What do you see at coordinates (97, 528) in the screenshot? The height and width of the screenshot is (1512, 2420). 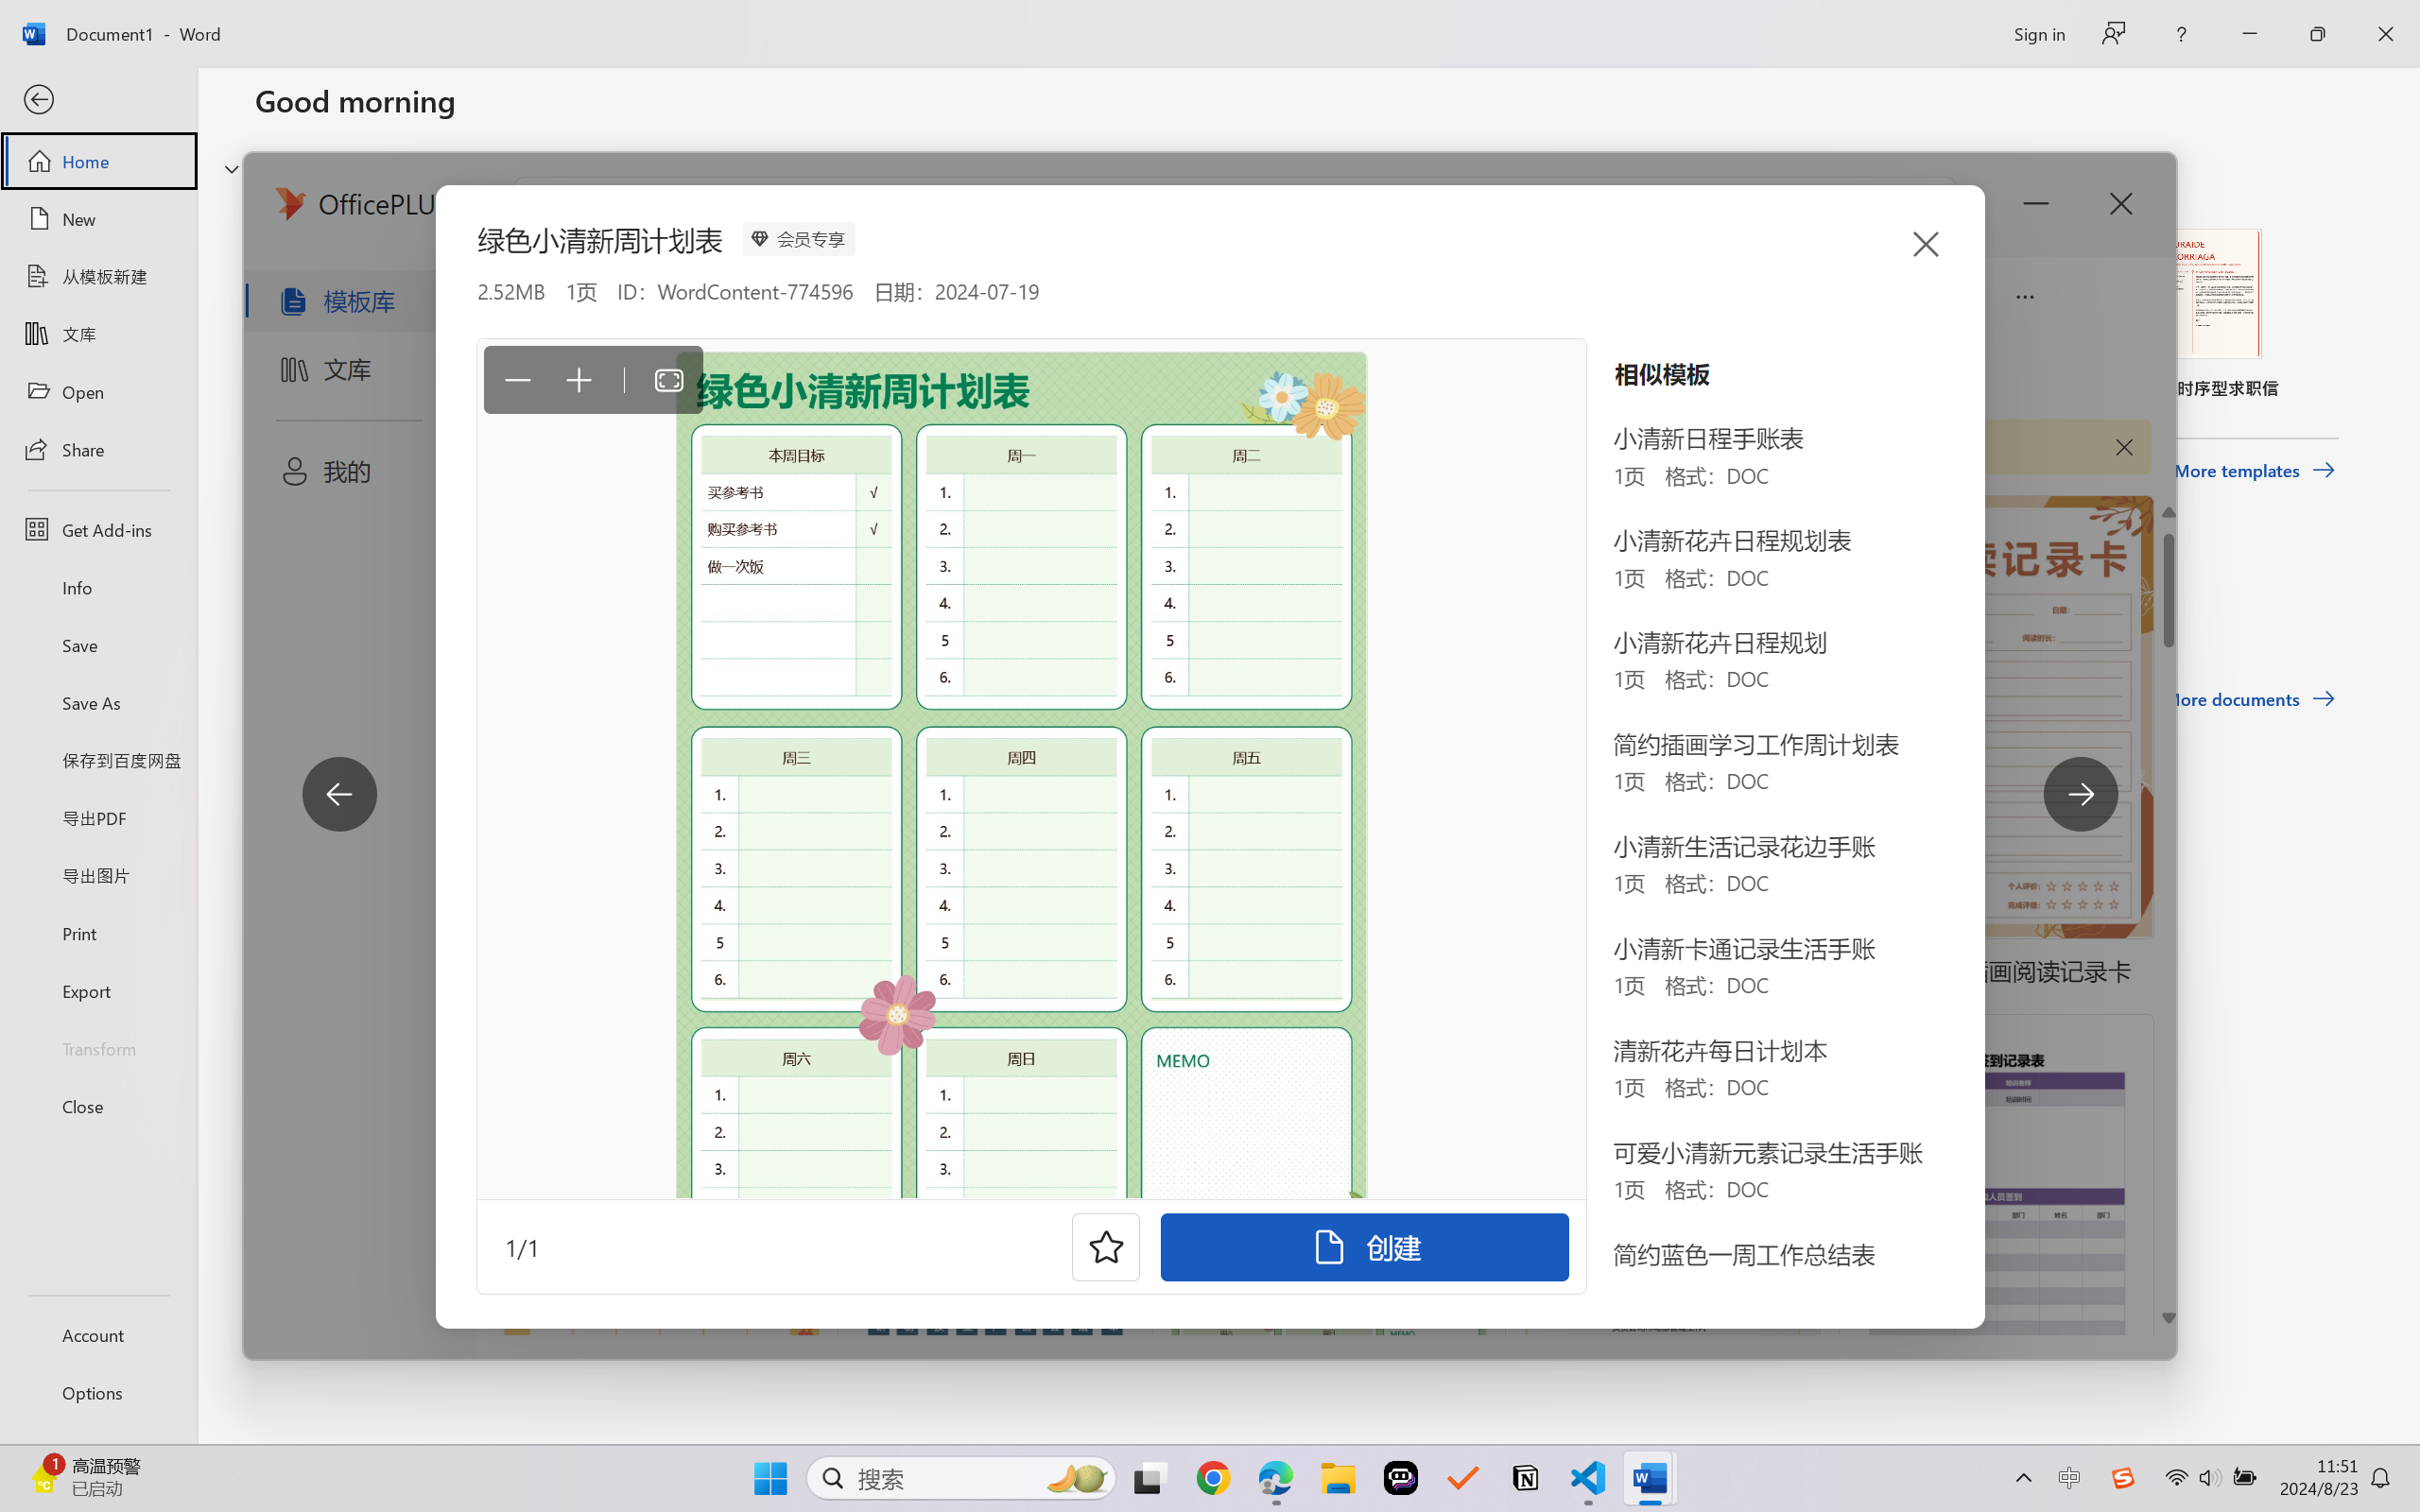 I see `'Get Add-ins'` at bounding box center [97, 528].